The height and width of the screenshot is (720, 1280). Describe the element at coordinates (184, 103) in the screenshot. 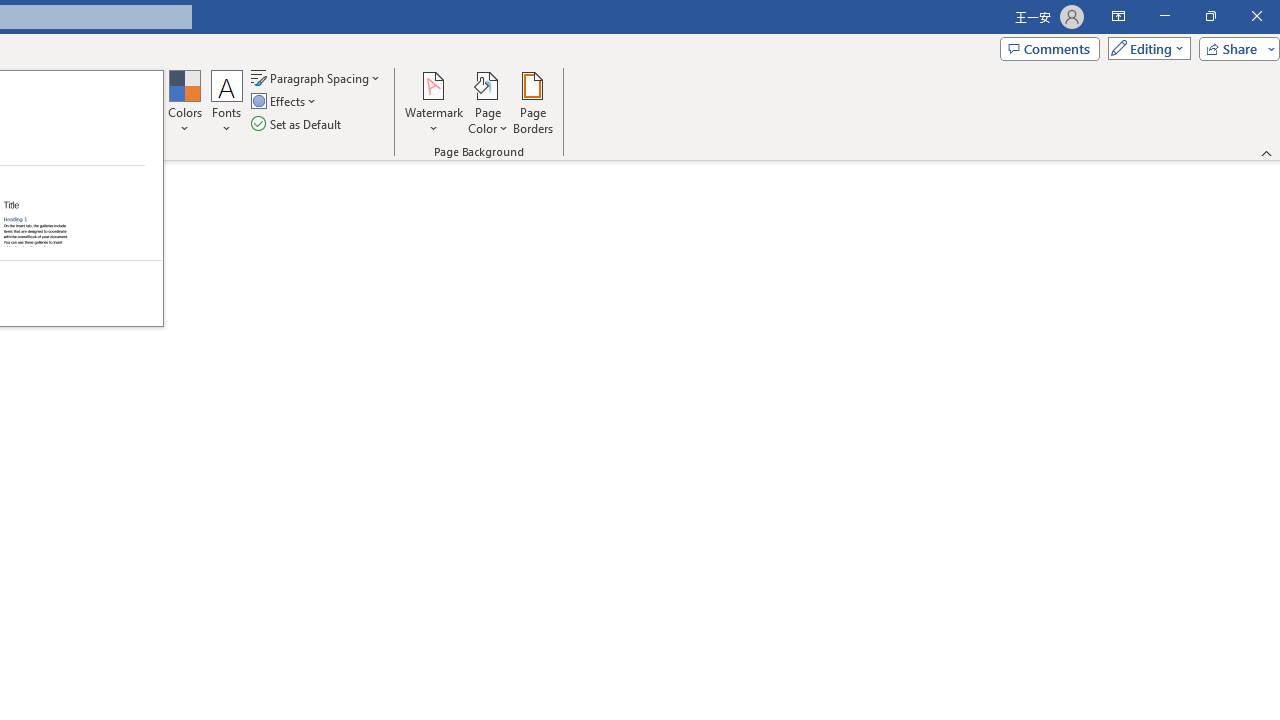

I see `'Colors'` at that location.